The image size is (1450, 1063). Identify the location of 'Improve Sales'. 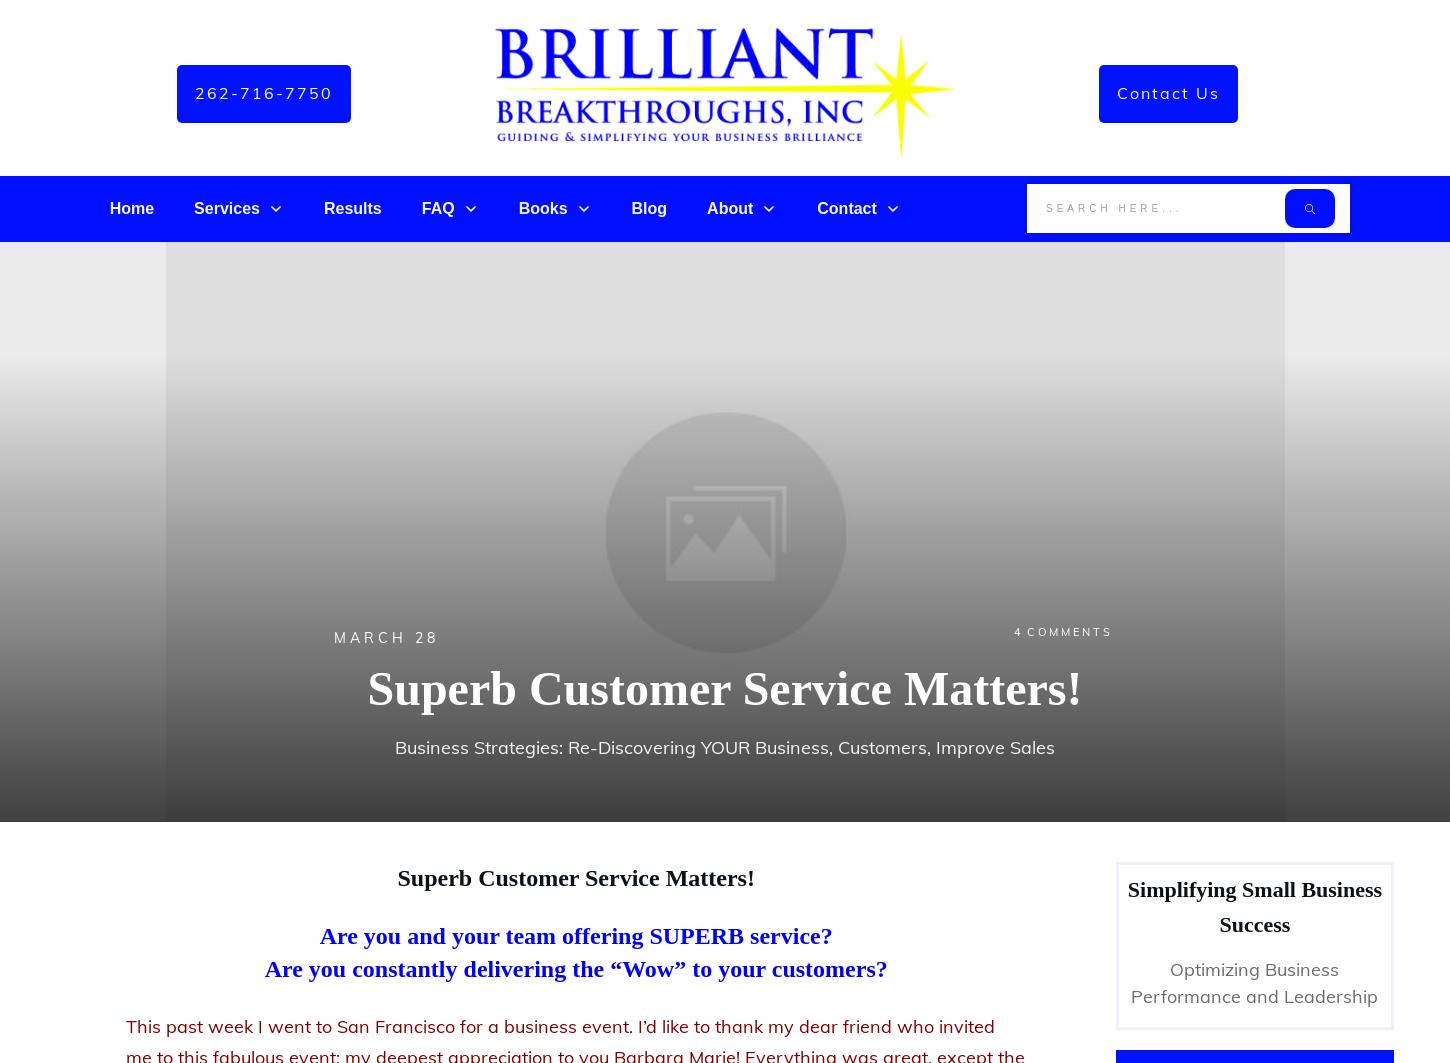
(934, 746).